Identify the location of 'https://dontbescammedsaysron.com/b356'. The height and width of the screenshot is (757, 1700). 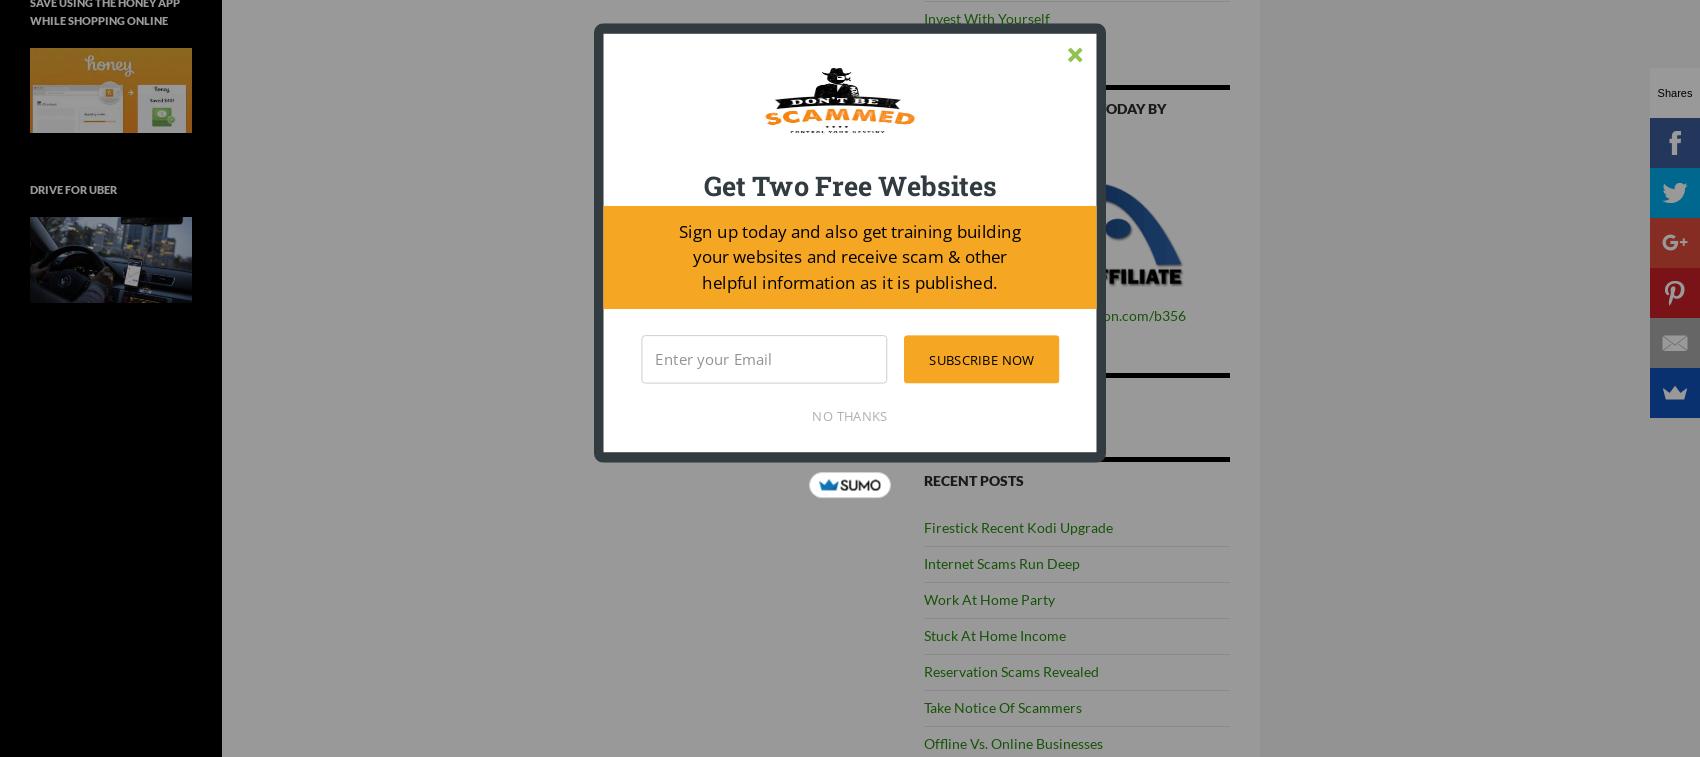
(1054, 314).